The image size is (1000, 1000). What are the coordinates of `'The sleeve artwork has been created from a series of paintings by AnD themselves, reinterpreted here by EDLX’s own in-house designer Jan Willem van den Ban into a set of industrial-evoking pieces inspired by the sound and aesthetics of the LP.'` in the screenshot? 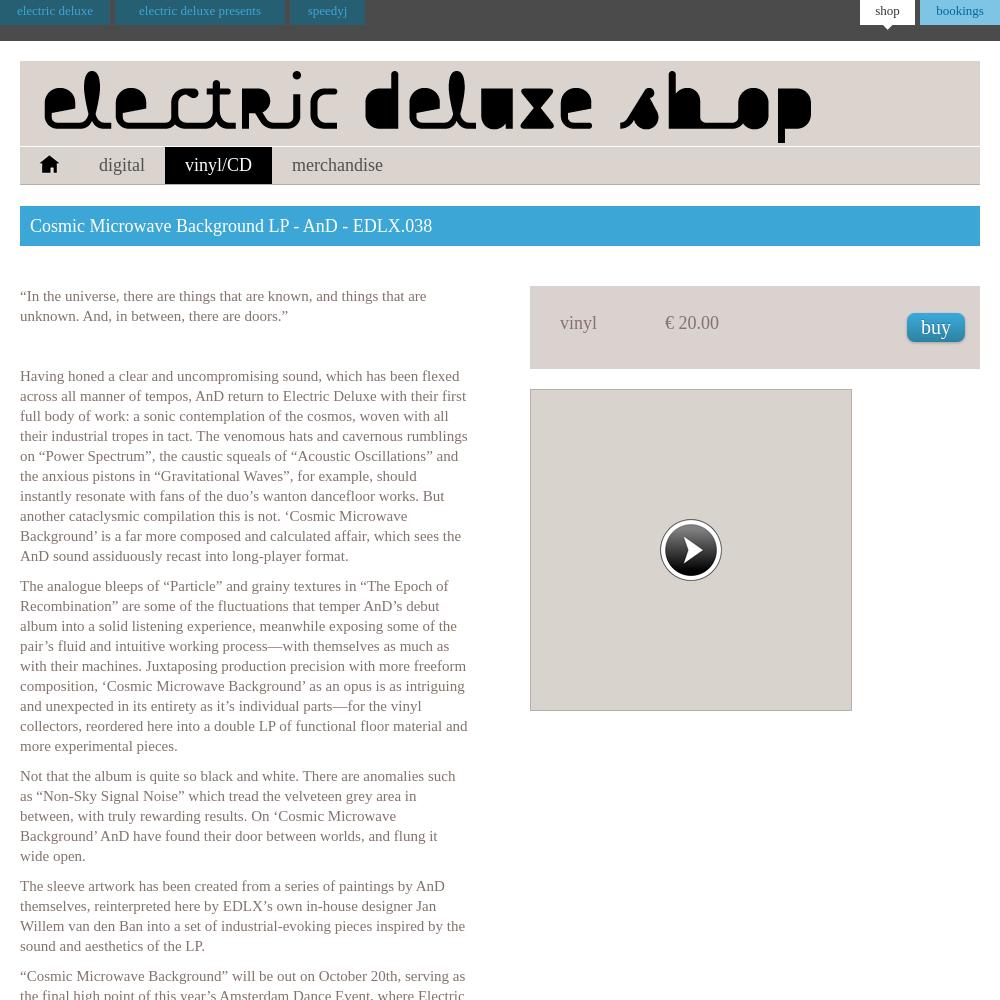 It's located at (241, 916).